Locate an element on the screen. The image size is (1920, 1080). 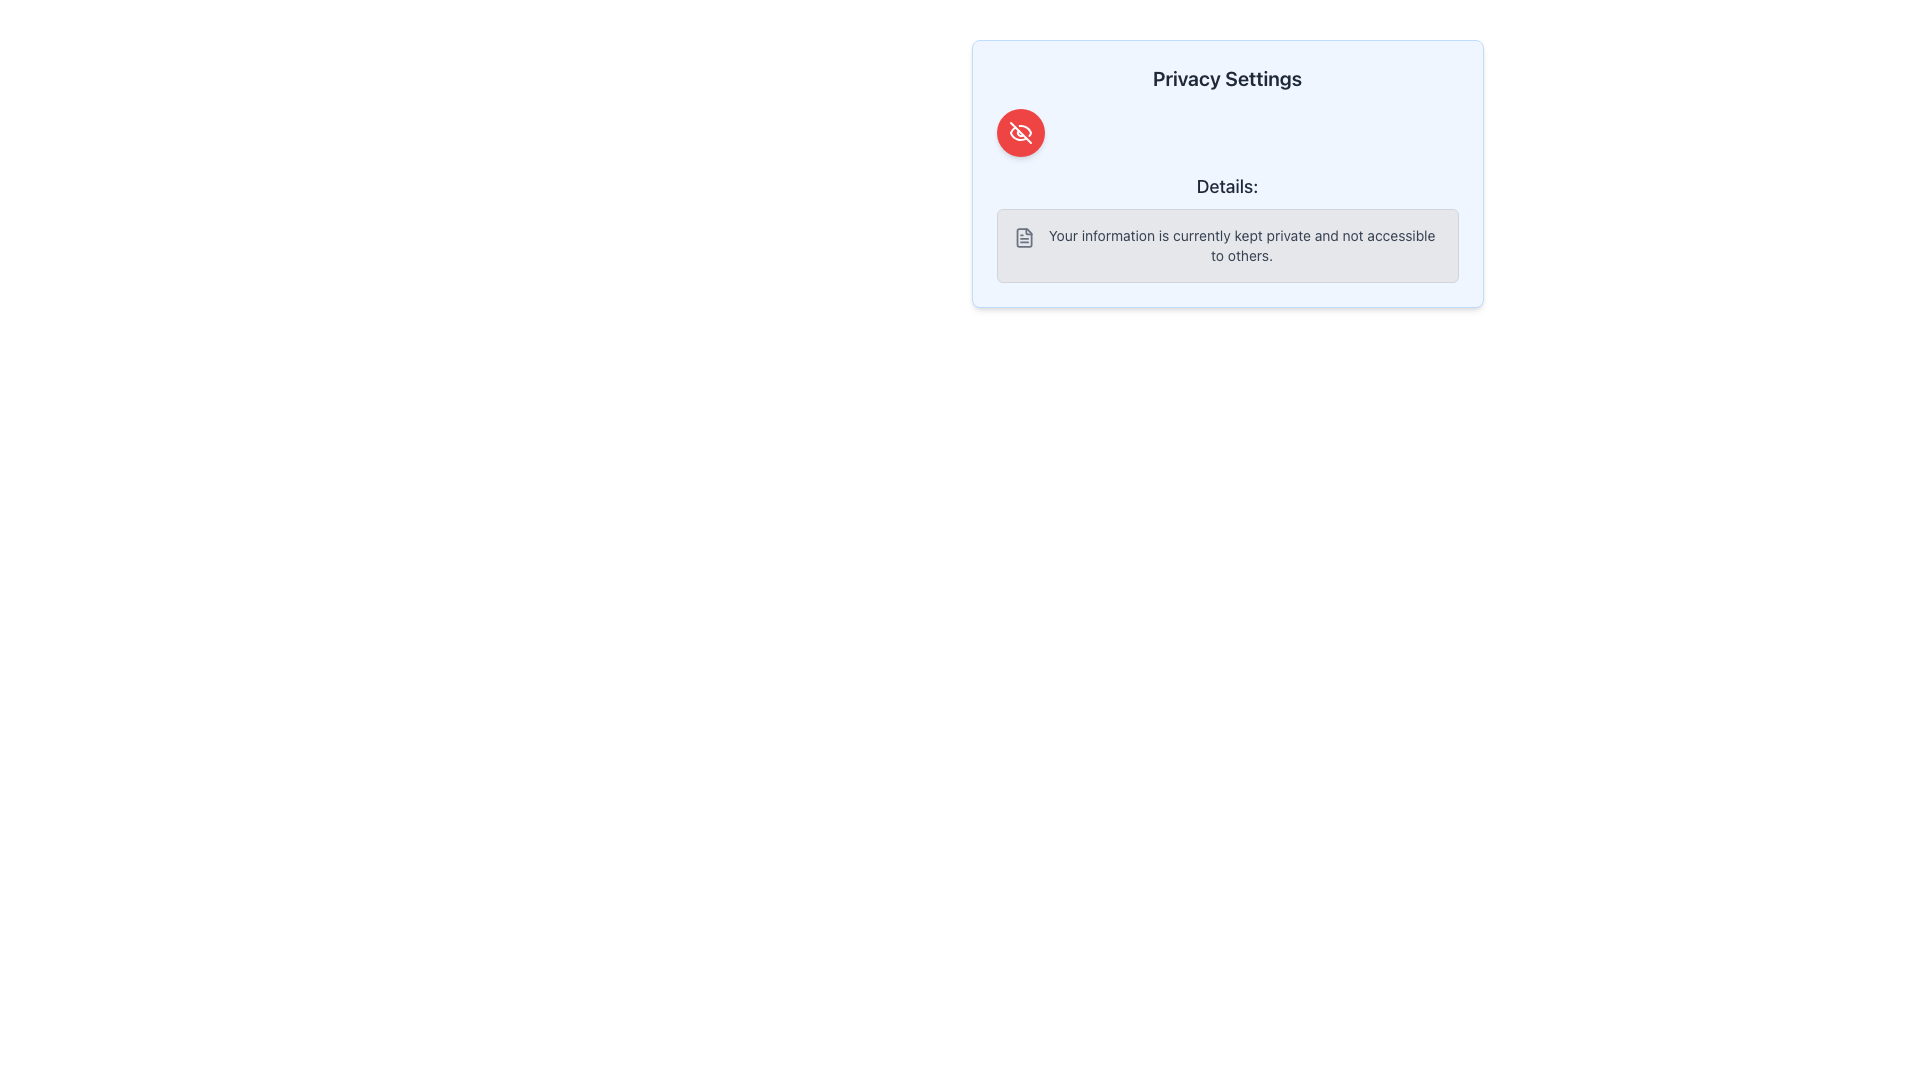
the Information Display section labeled 'Details:' that contains the message about privacy, located below the red circular button with an eye-like icon is located at coordinates (1226, 226).